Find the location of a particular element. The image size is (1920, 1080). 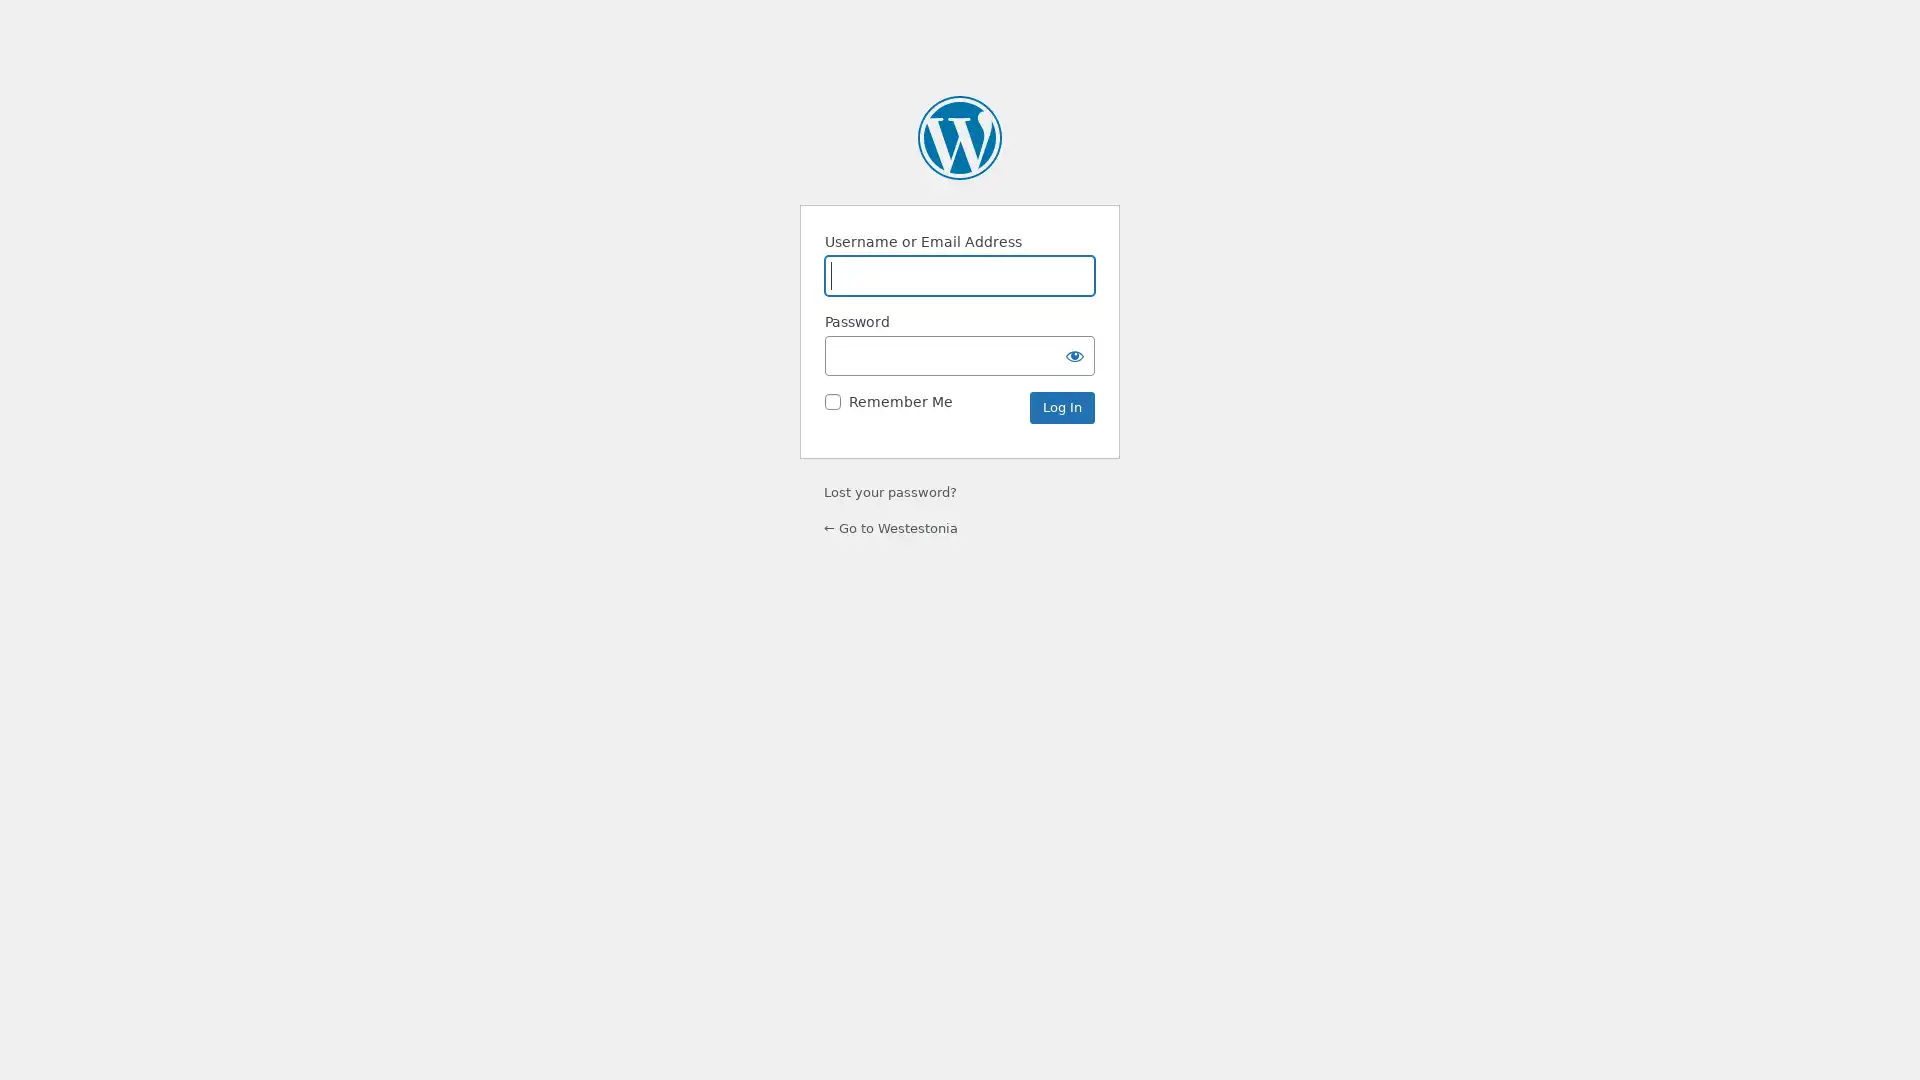

Show password is located at coordinates (1074, 354).